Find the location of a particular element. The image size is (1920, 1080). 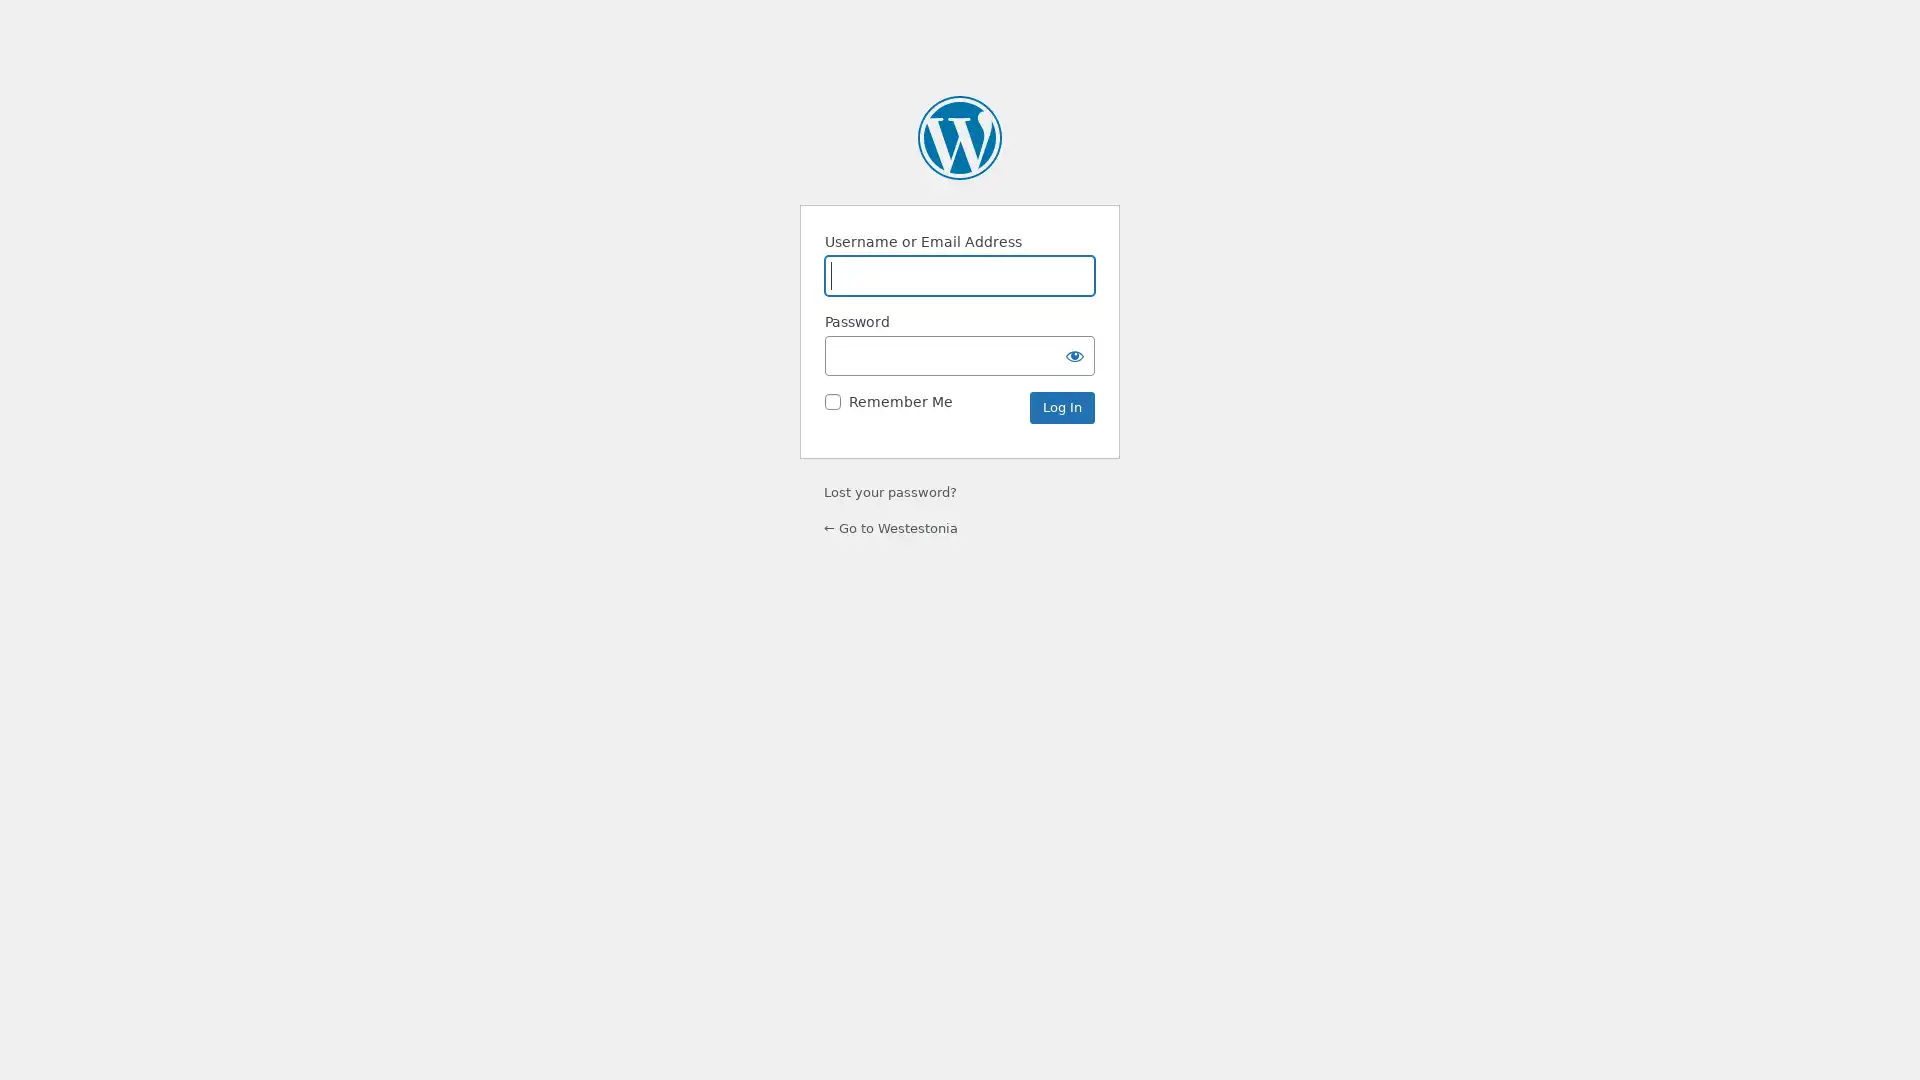

Show password is located at coordinates (1074, 354).